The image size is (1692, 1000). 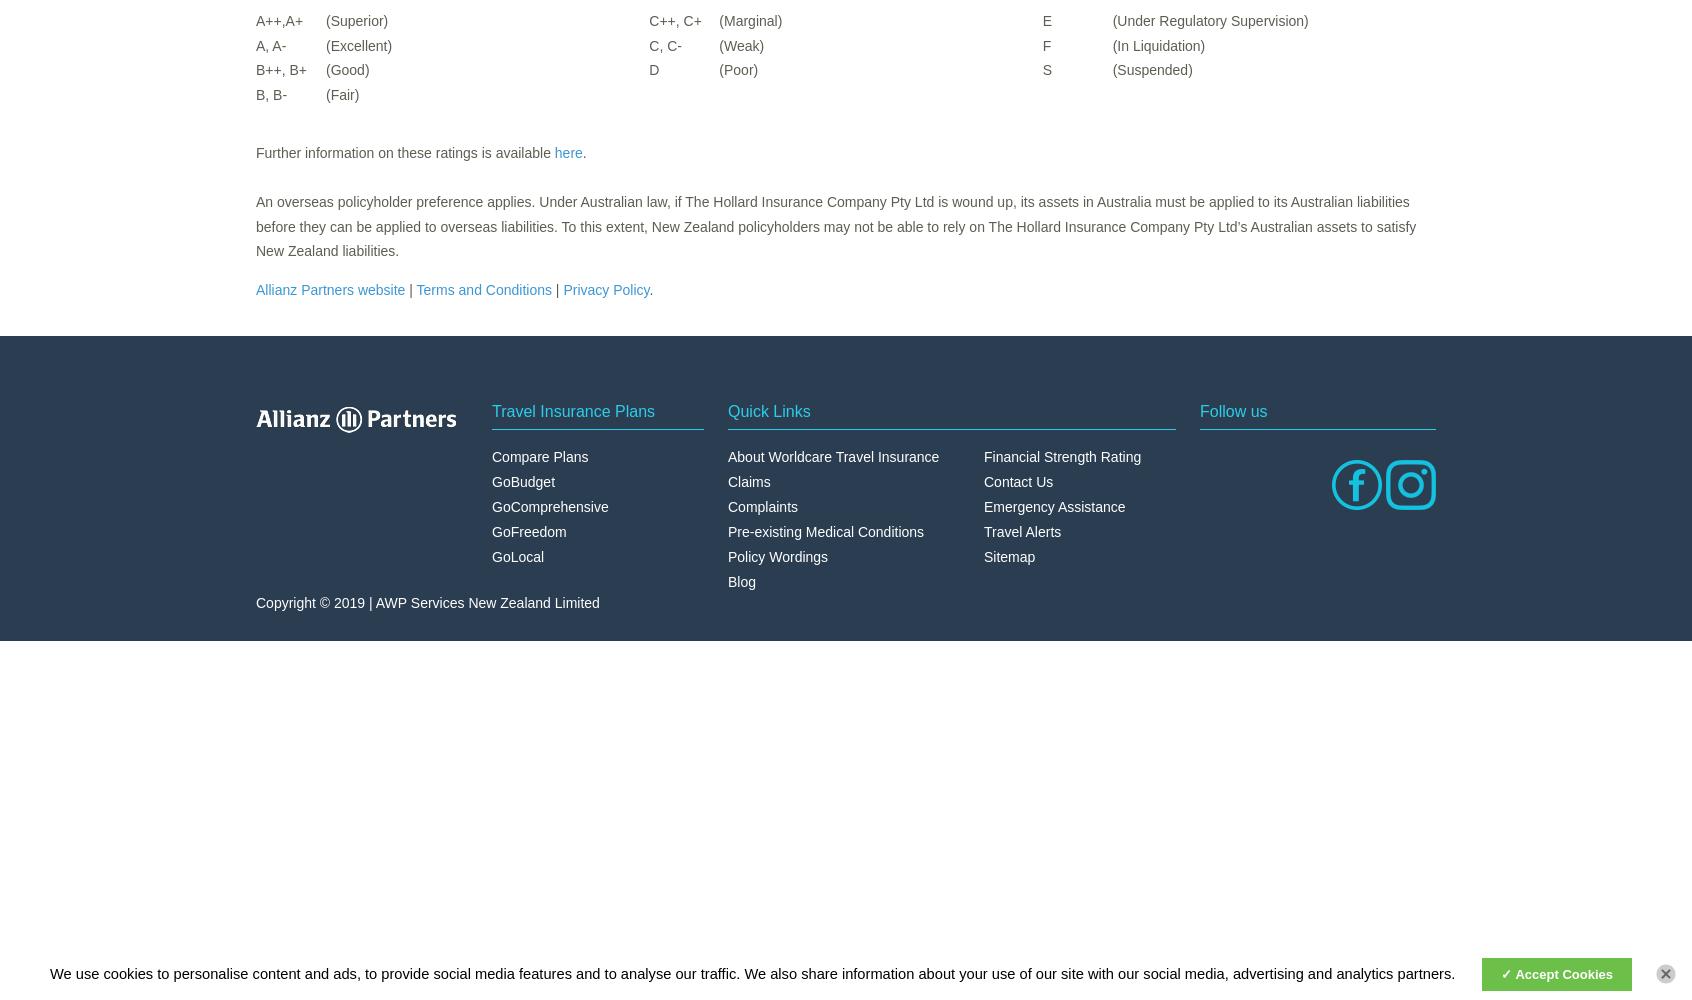 I want to click on 'Policy Wordings', so click(x=727, y=556).